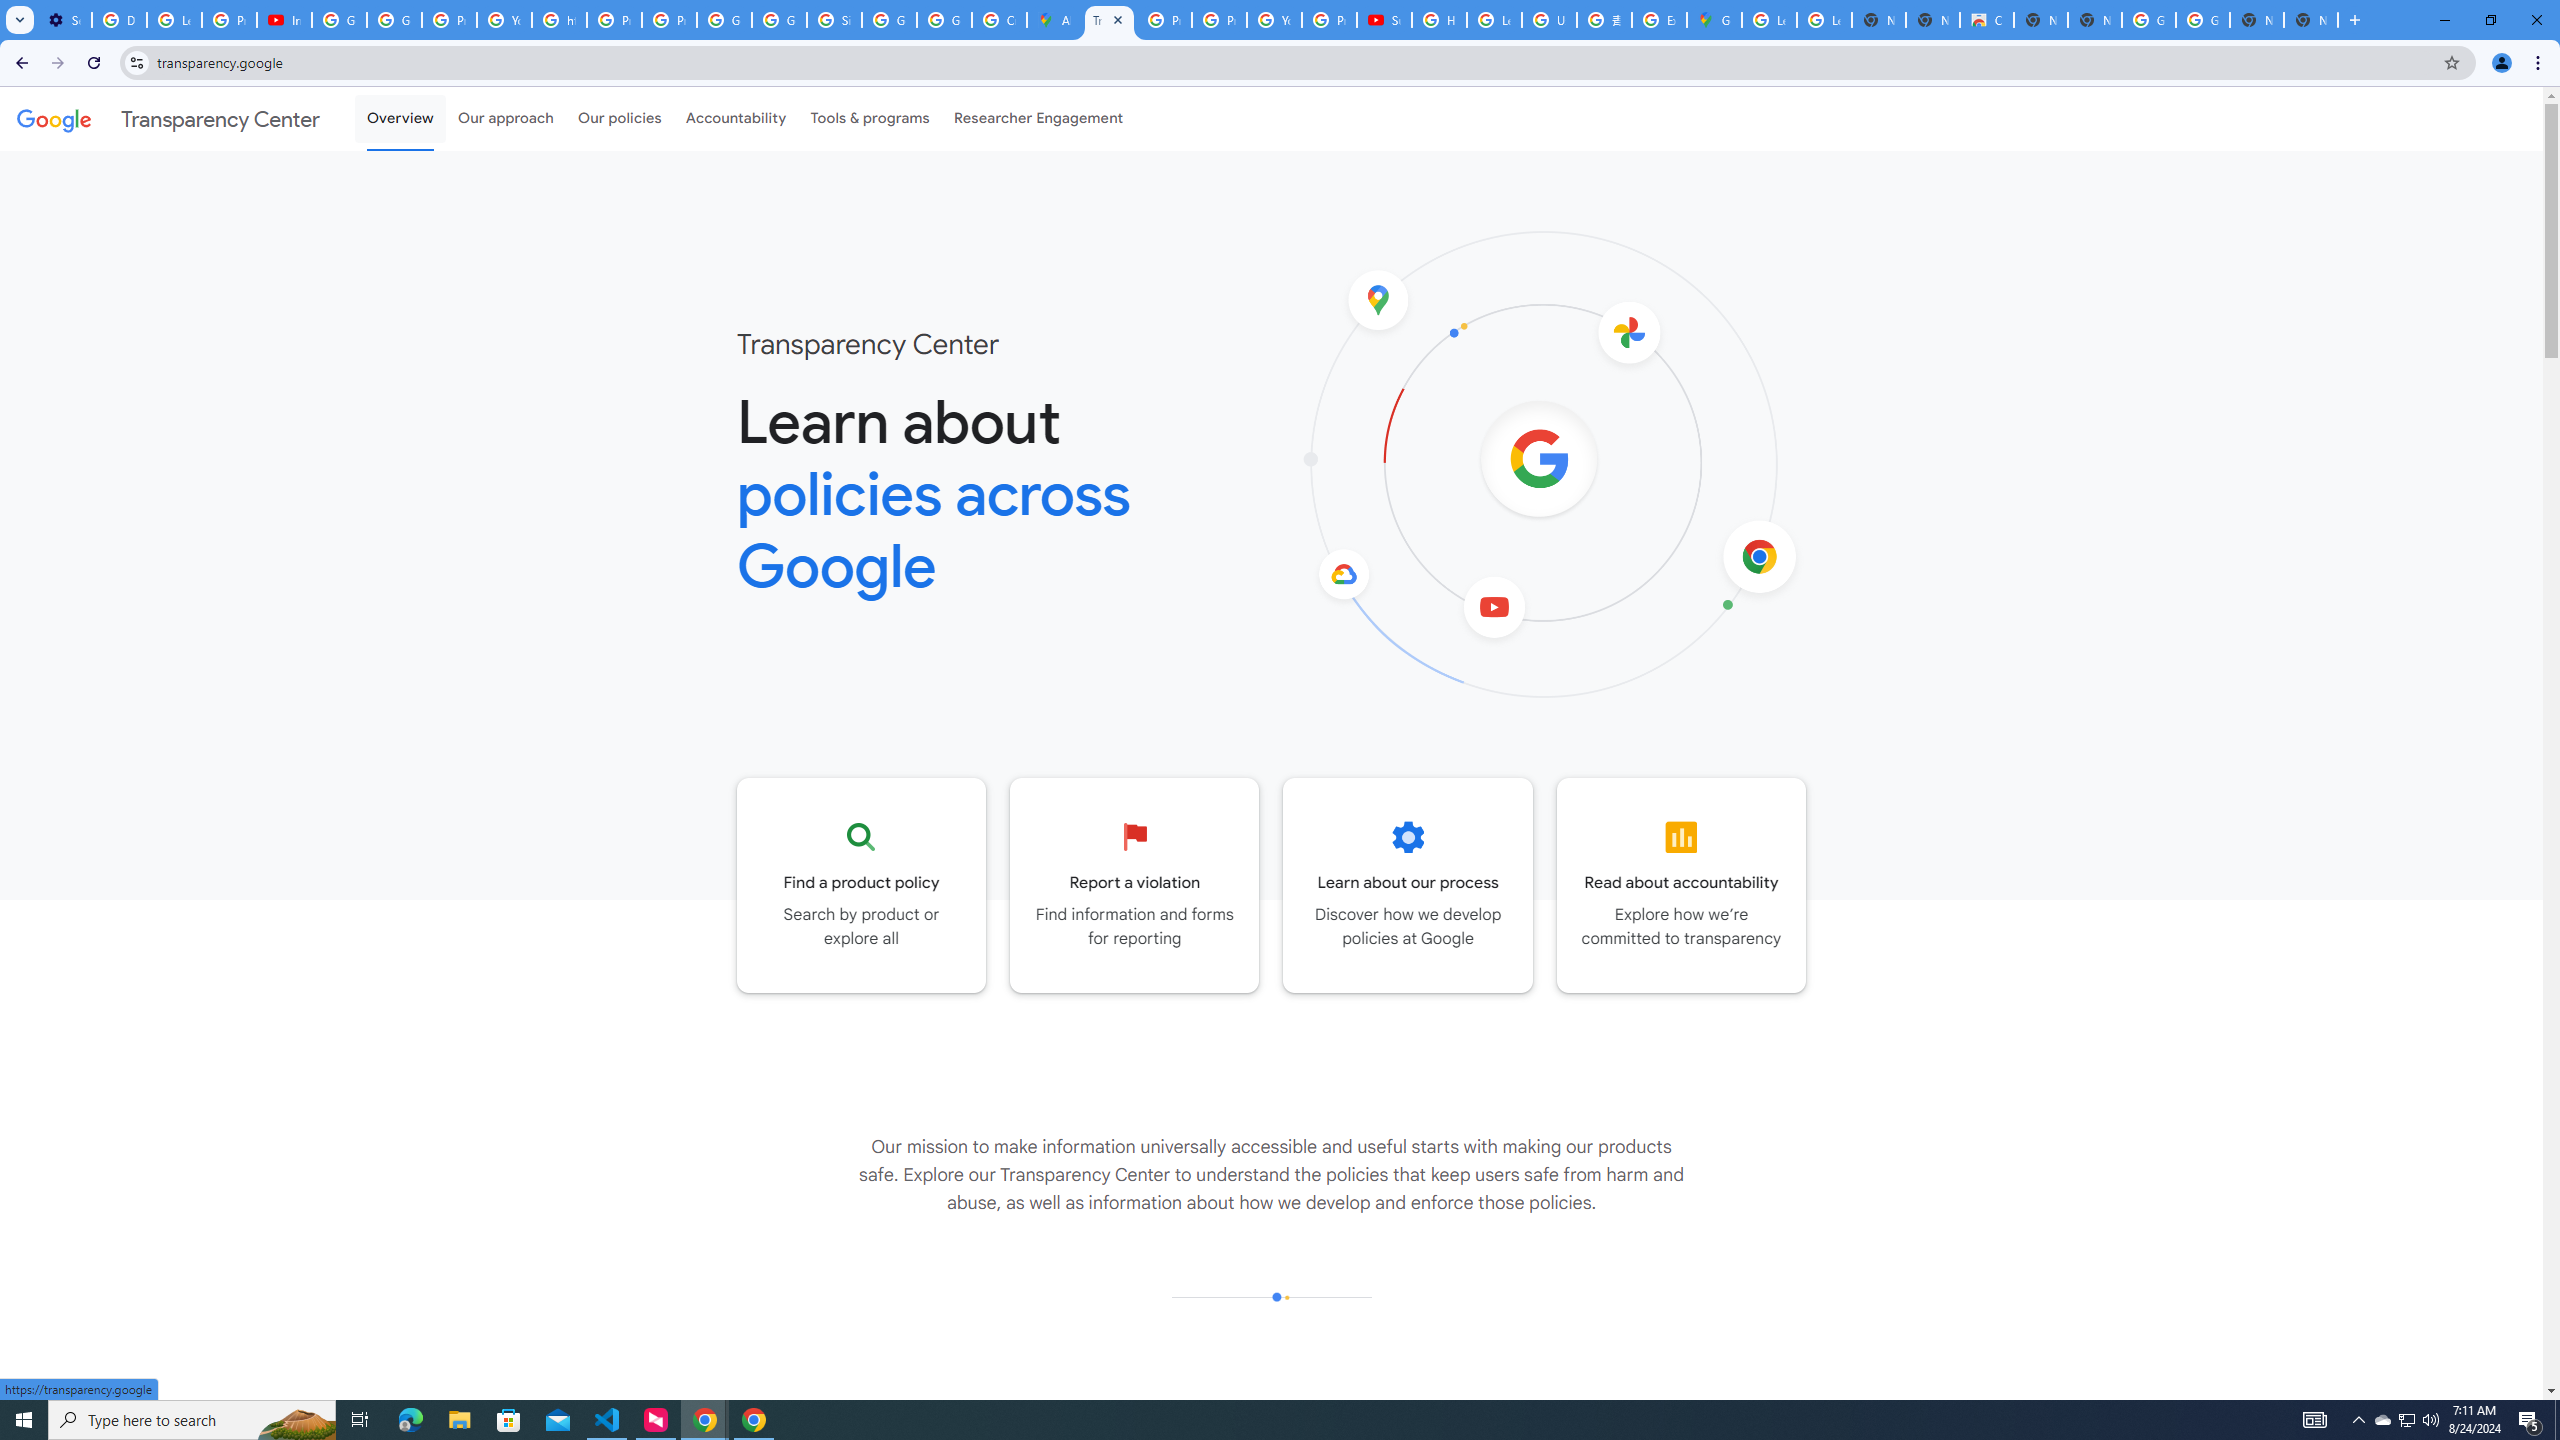  Describe the element at coordinates (505, 118) in the screenshot. I see `'Our approach'` at that location.